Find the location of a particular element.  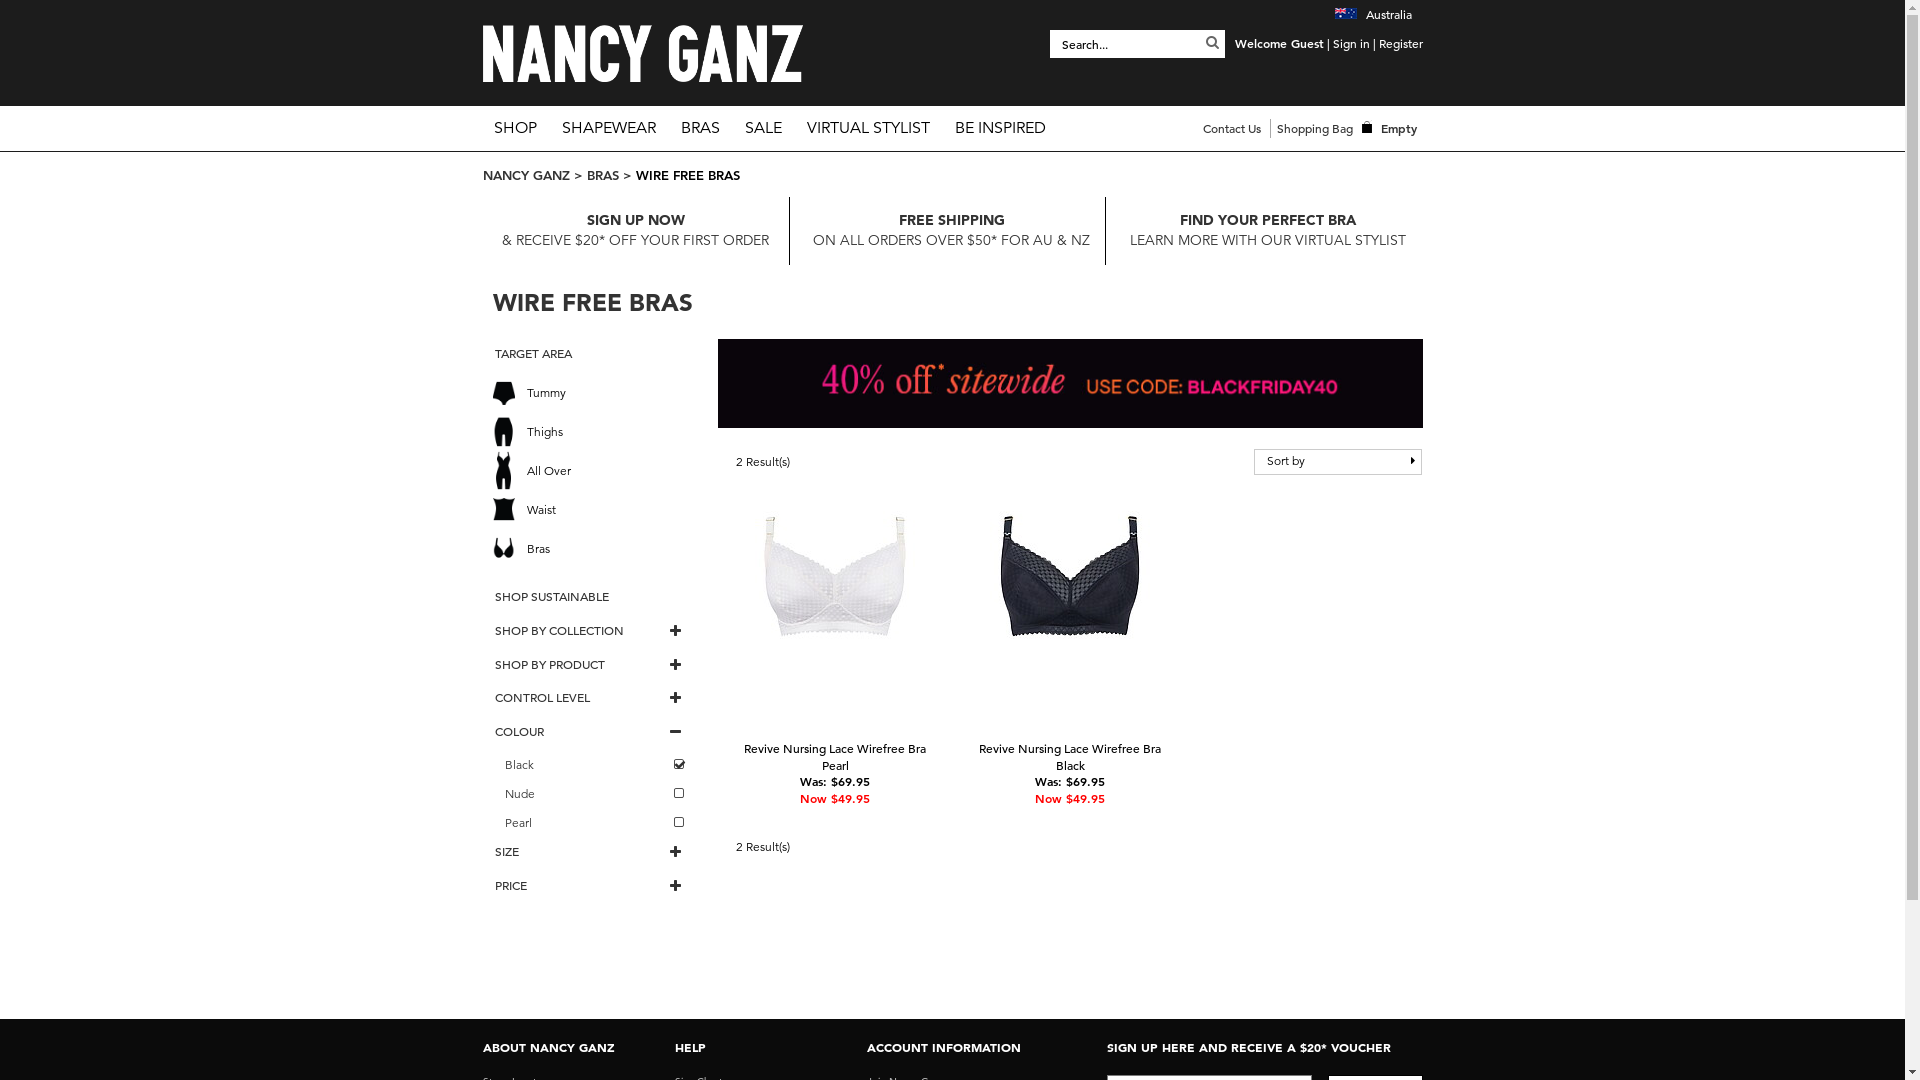

'Go' is located at coordinates (1211, 42).